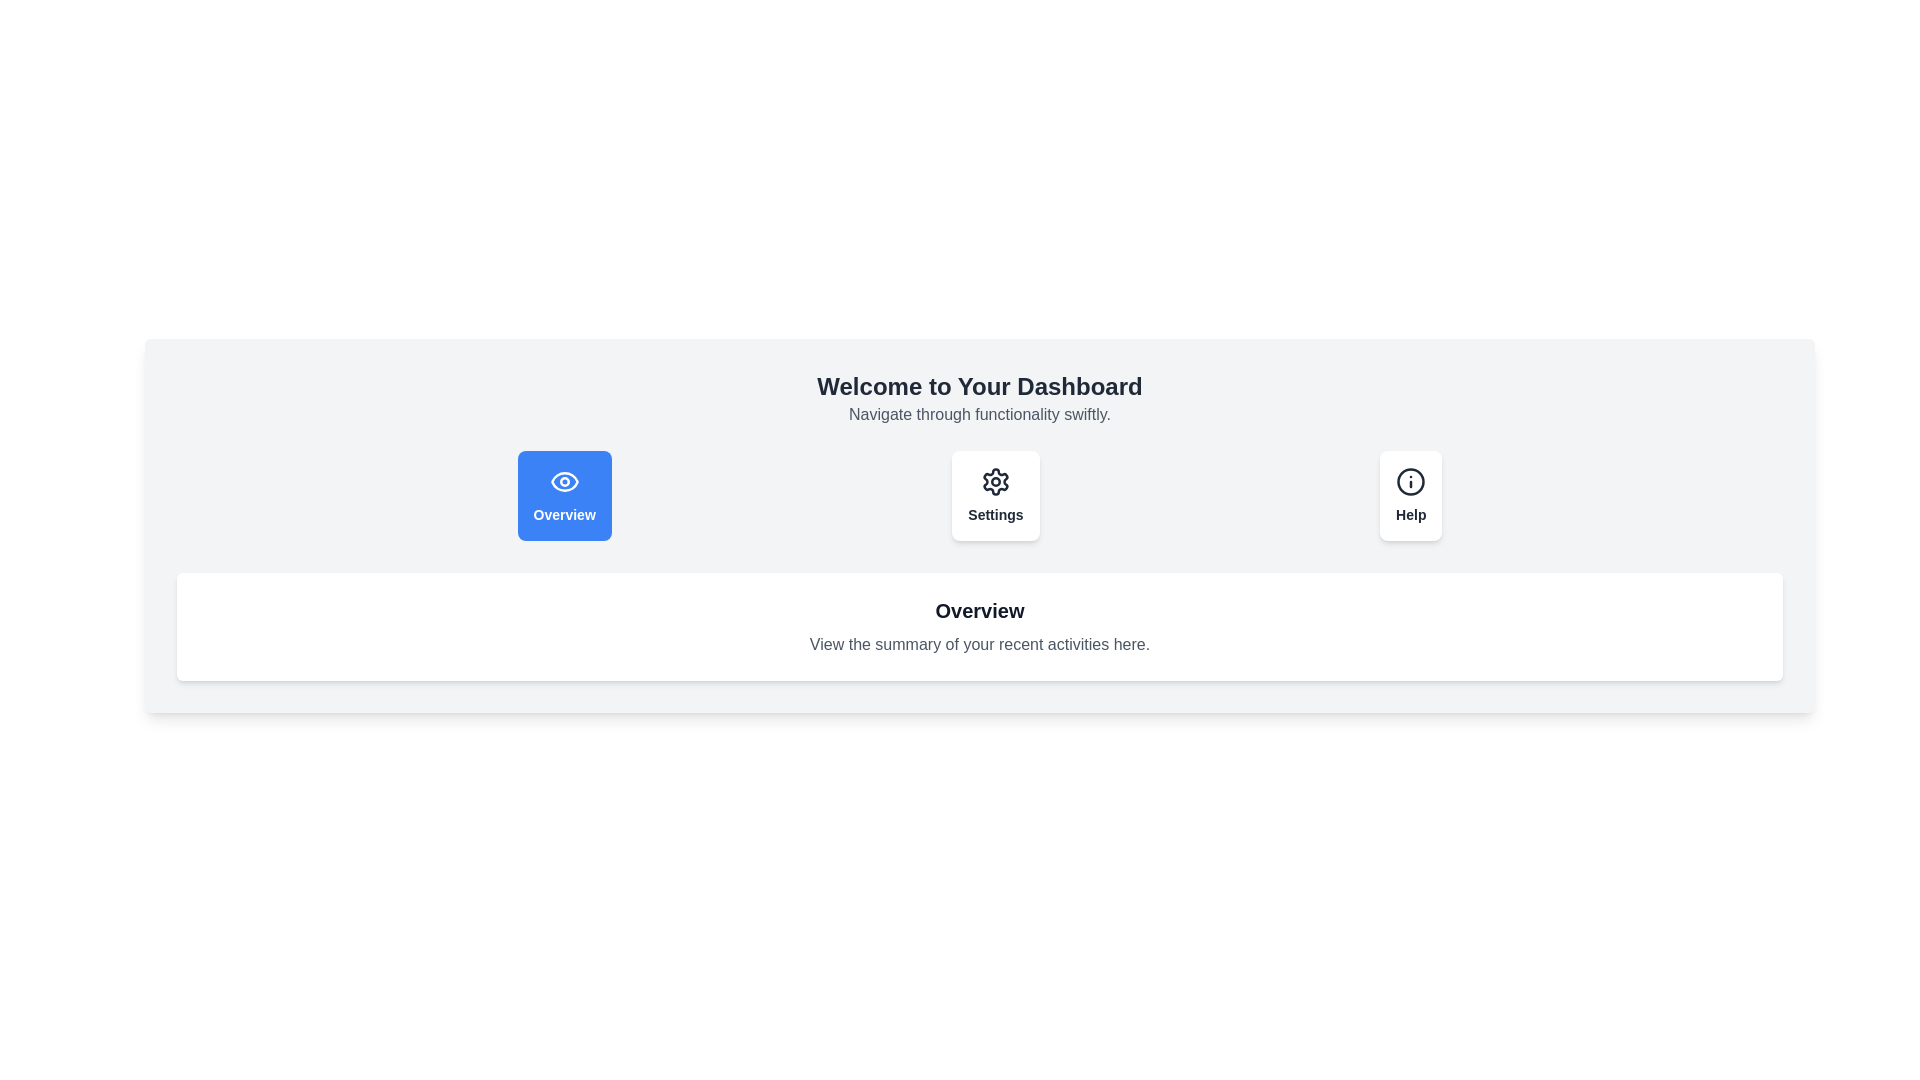  Describe the element at coordinates (563, 514) in the screenshot. I see `the 'Overview' text label, which is displayed in bold within a blue button-like component, located at the center of the element's bounding box` at that location.